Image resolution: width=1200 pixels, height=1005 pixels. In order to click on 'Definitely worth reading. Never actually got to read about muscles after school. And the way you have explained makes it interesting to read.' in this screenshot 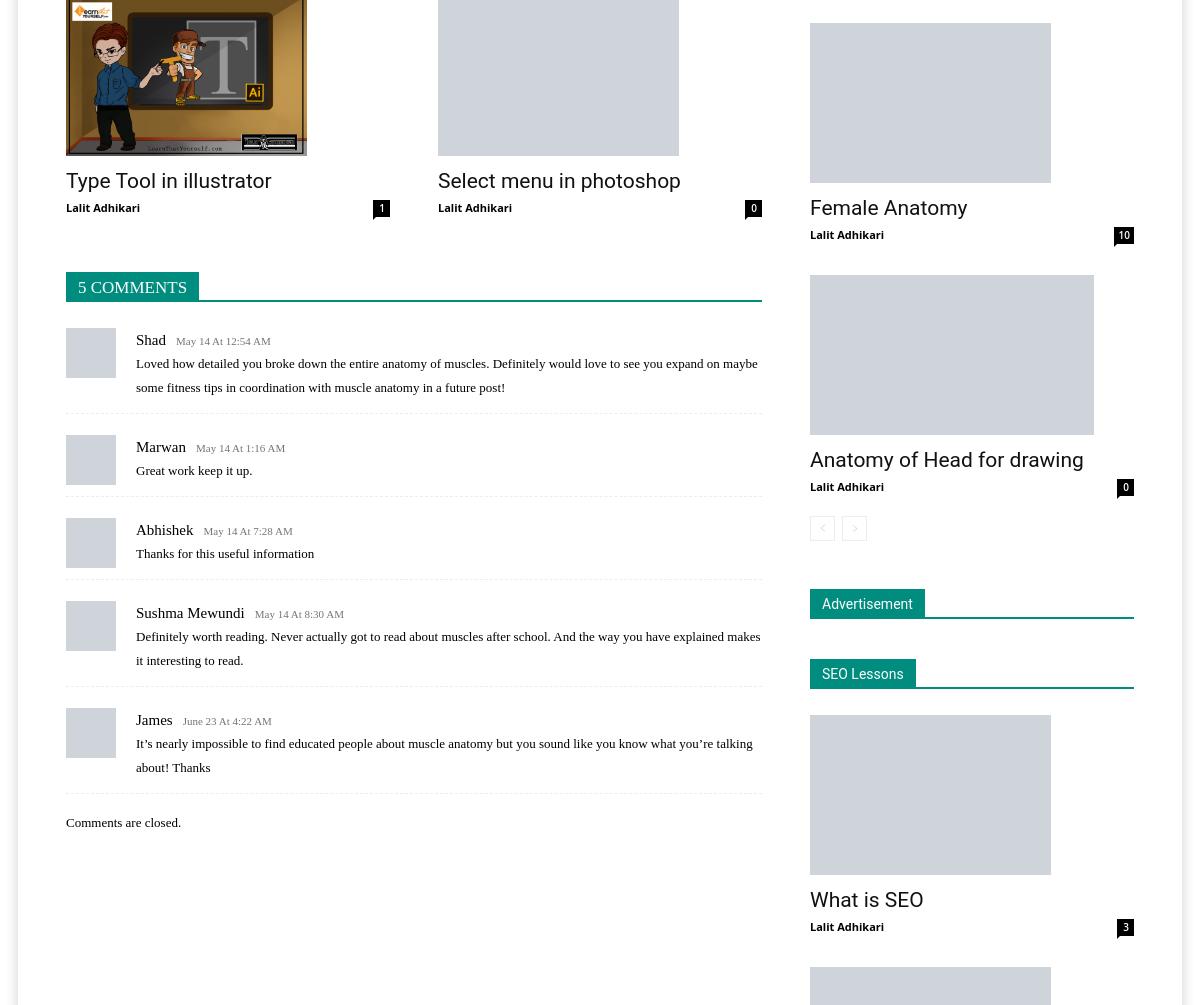, I will do `click(135, 647)`.